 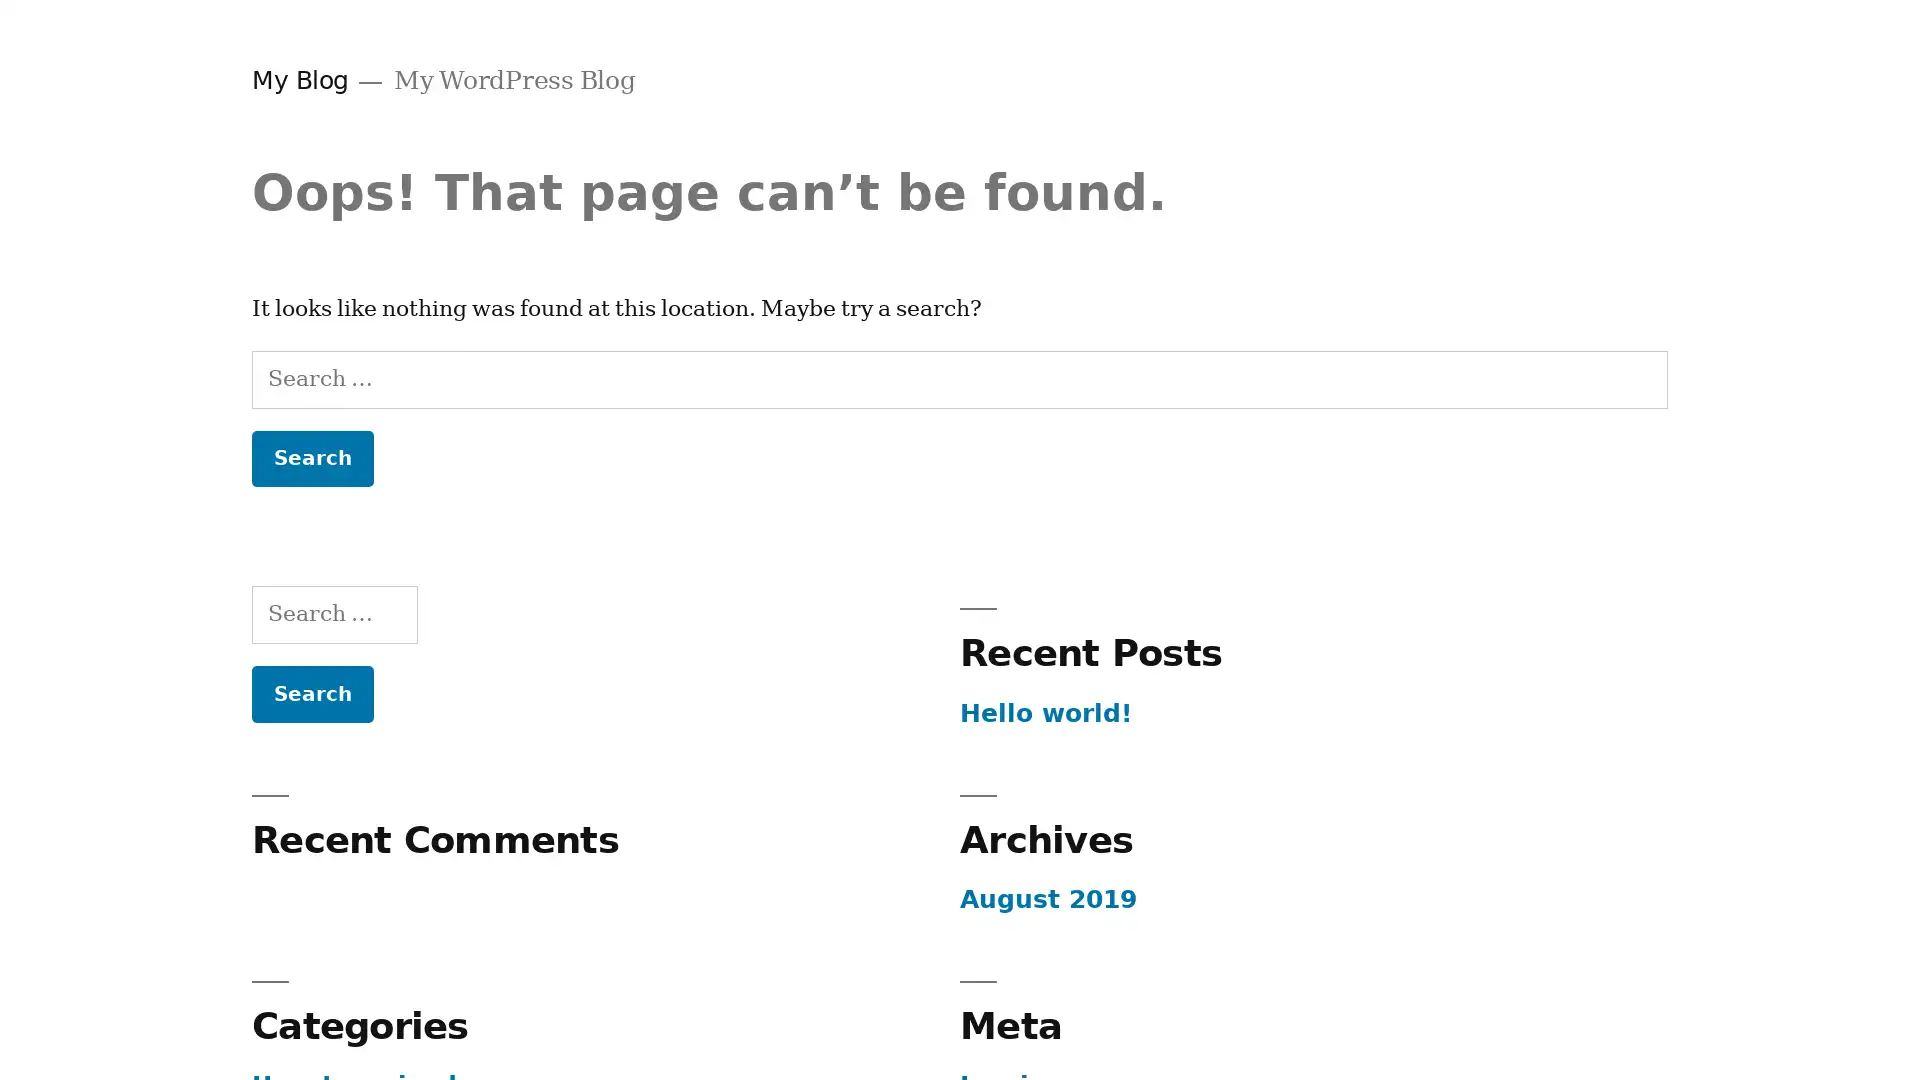 What do you see at coordinates (311, 692) in the screenshot?
I see `Search` at bounding box center [311, 692].